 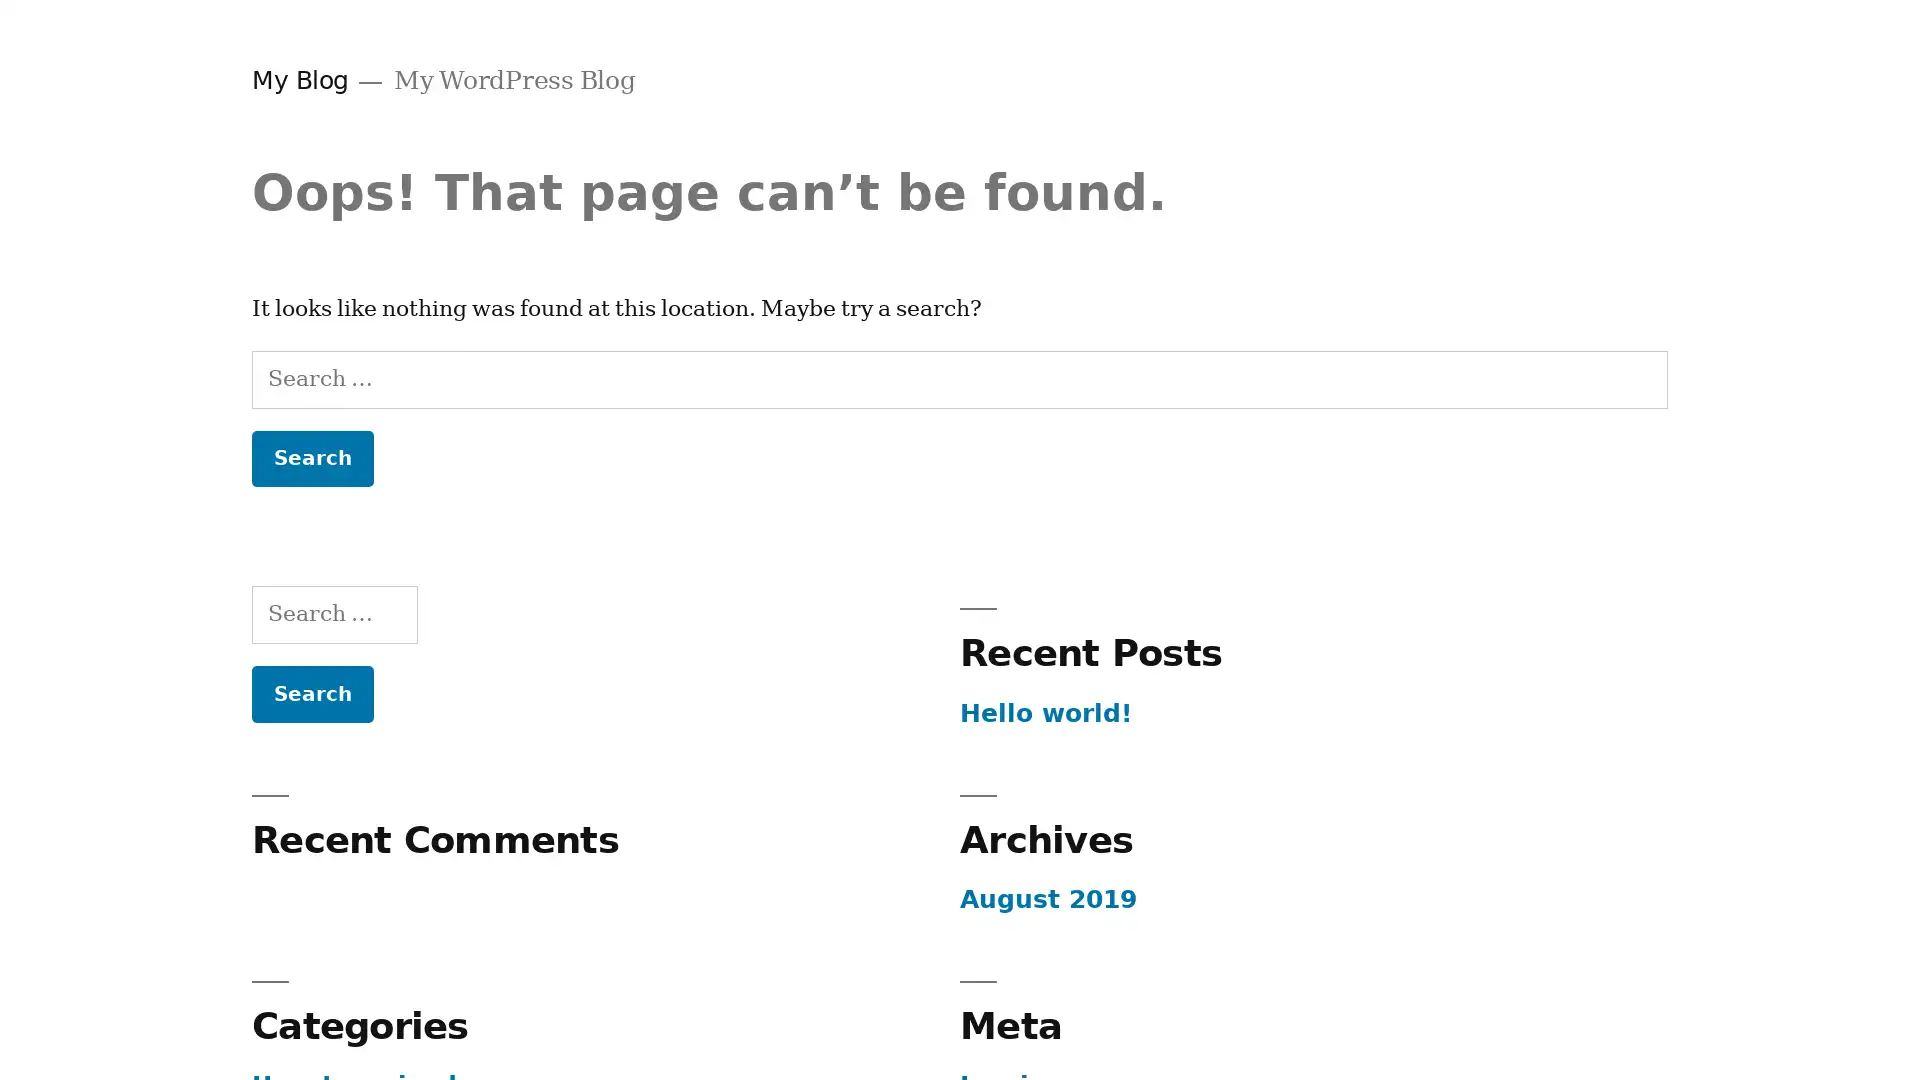 What do you see at coordinates (311, 692) in the screenshot?
I see `Search` at bounding box center [311, 692].